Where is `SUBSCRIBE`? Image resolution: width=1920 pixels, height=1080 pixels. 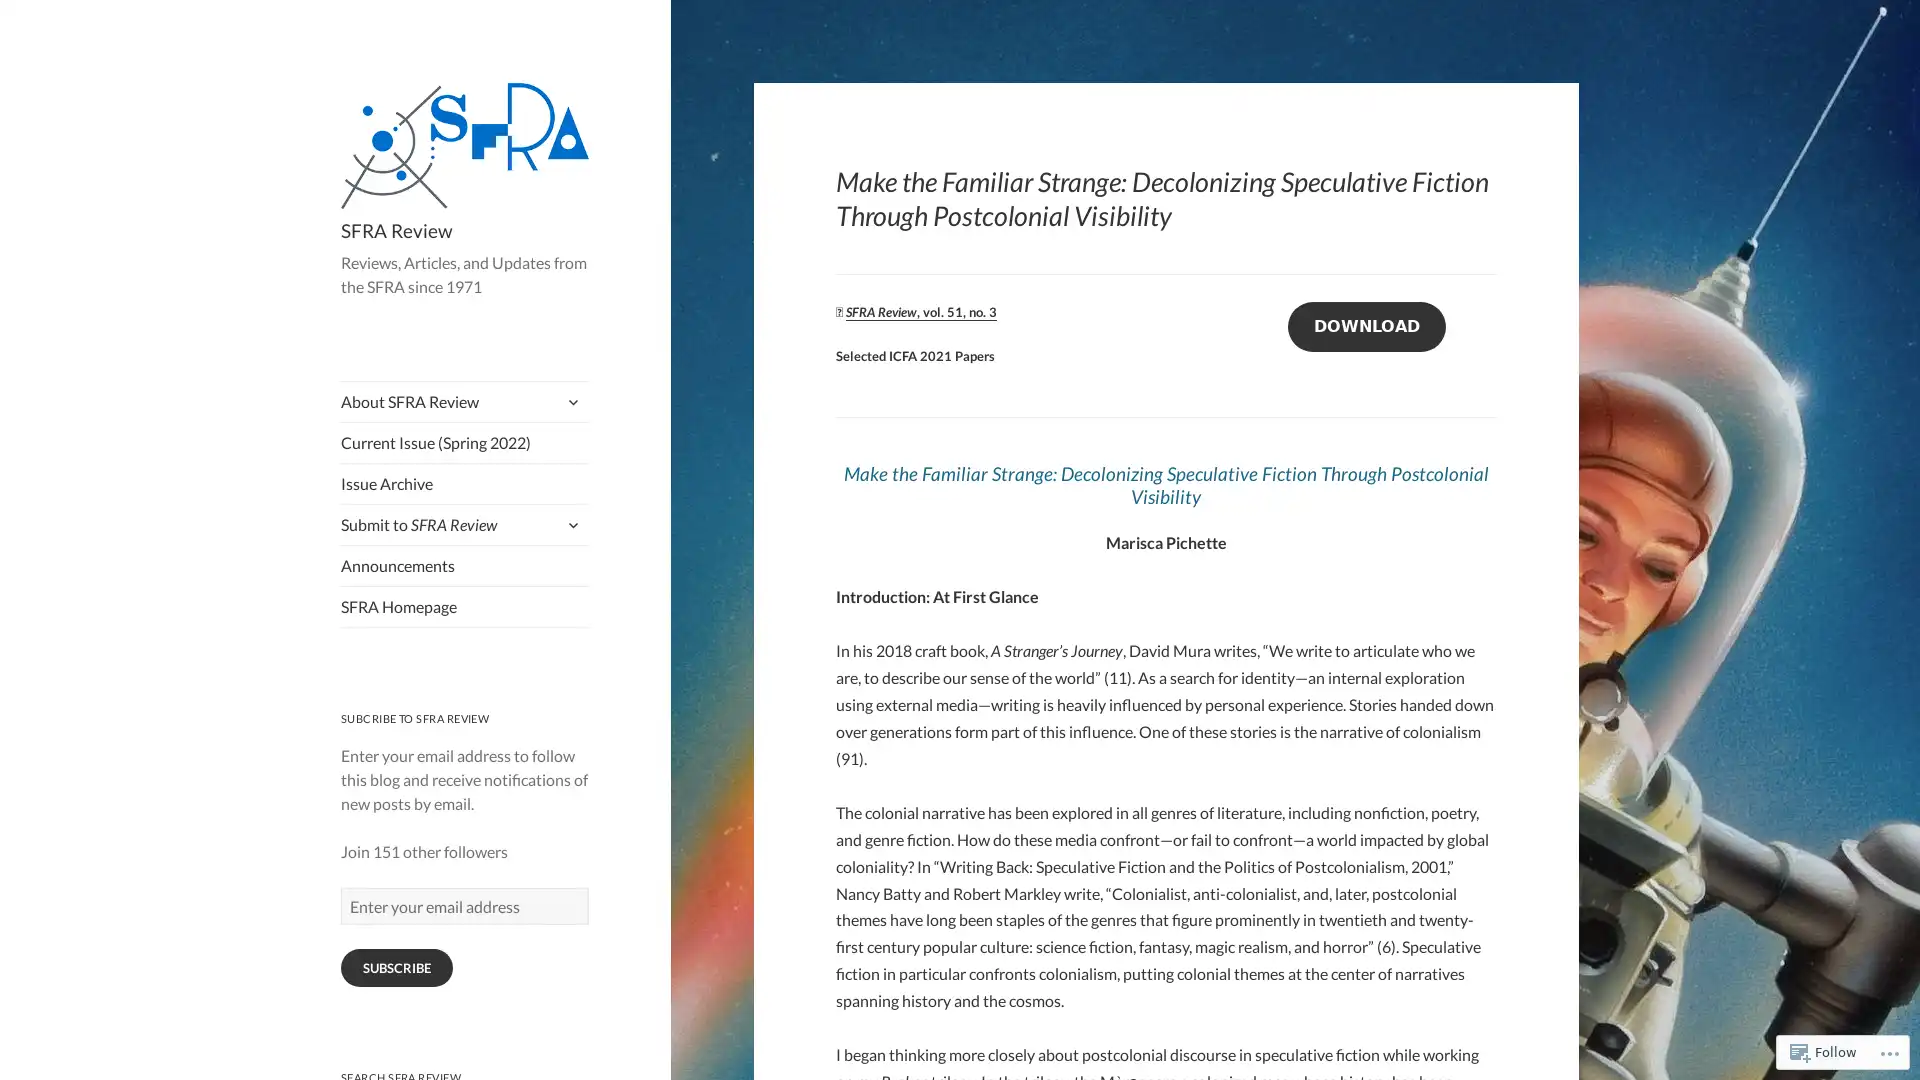 SUBSCRIBE is located at coordinates (396, 967).